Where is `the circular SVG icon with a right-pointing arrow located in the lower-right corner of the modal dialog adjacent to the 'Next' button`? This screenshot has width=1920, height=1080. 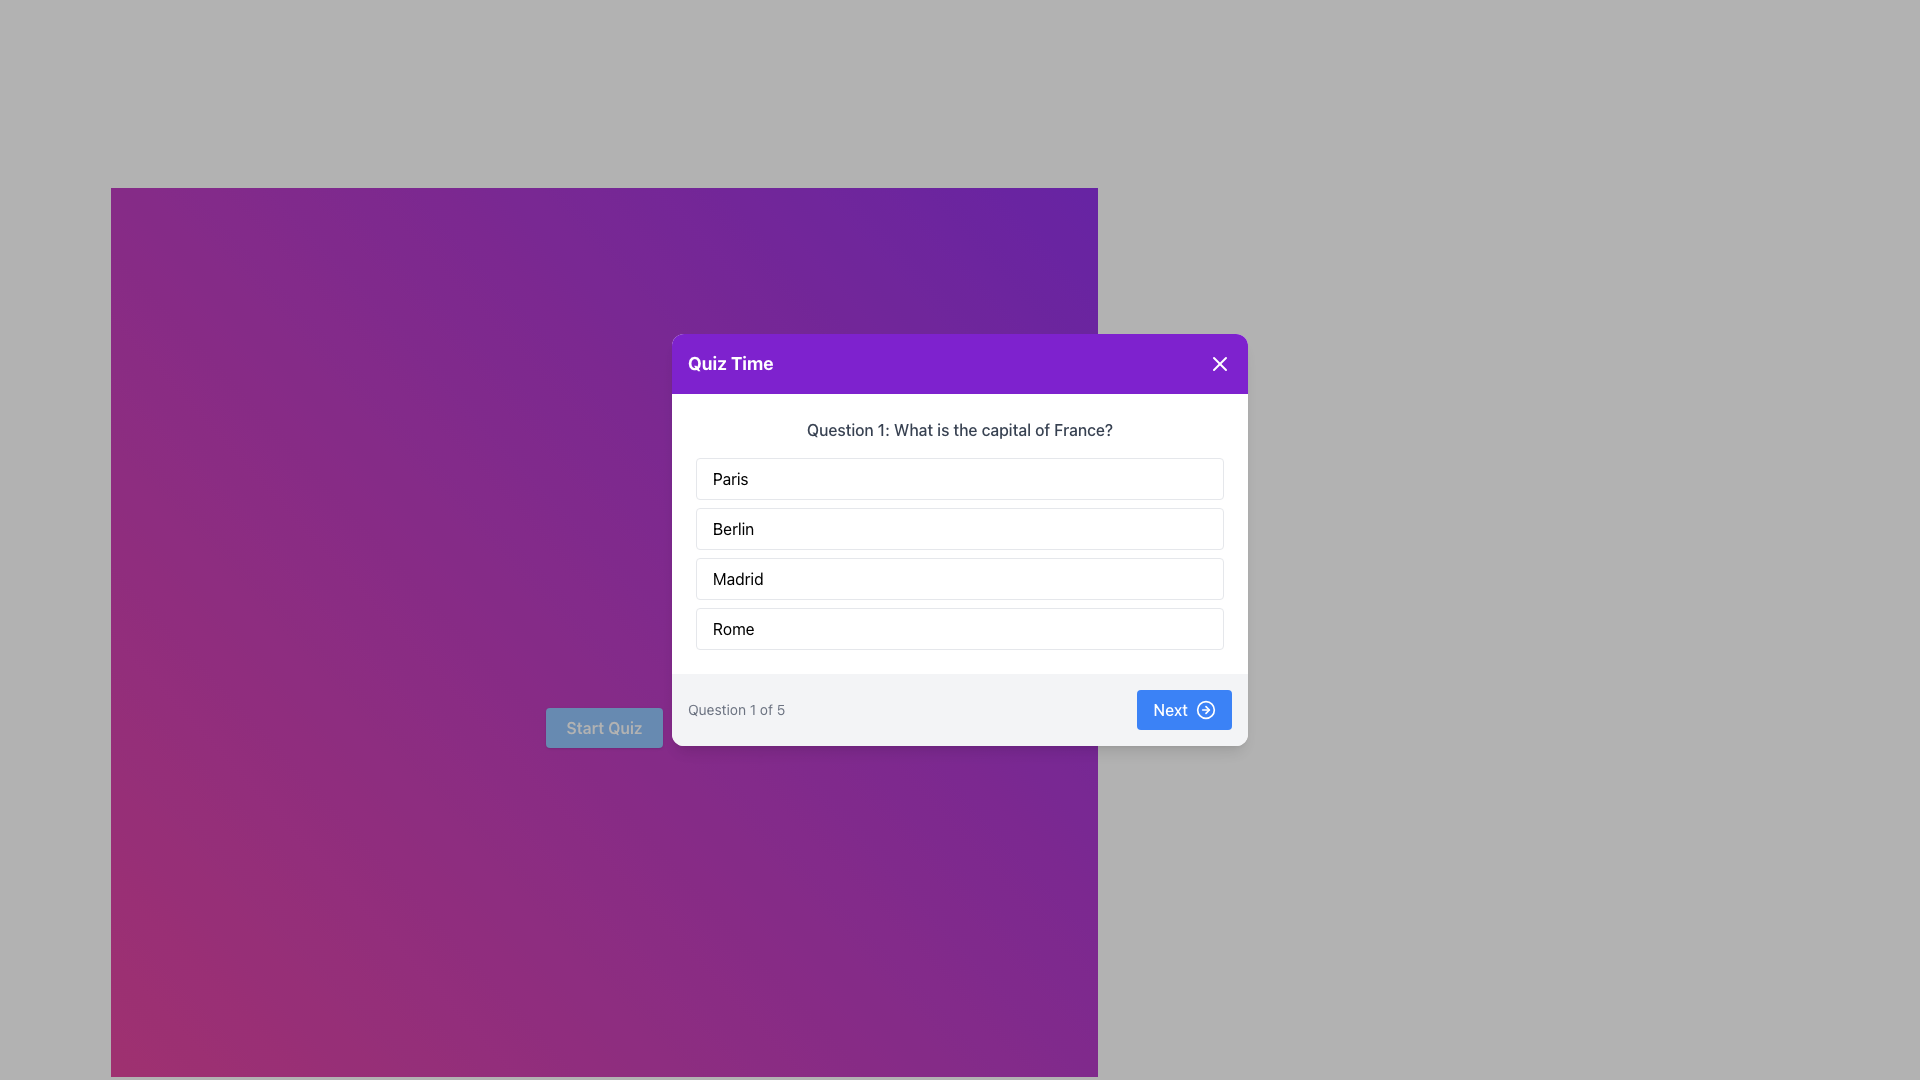
the circular SVG icon with a right-pointing arrow located in the lower-right corner of the modal dialog adjacent to the 'Next' button is located at coordinates (1204, 708).